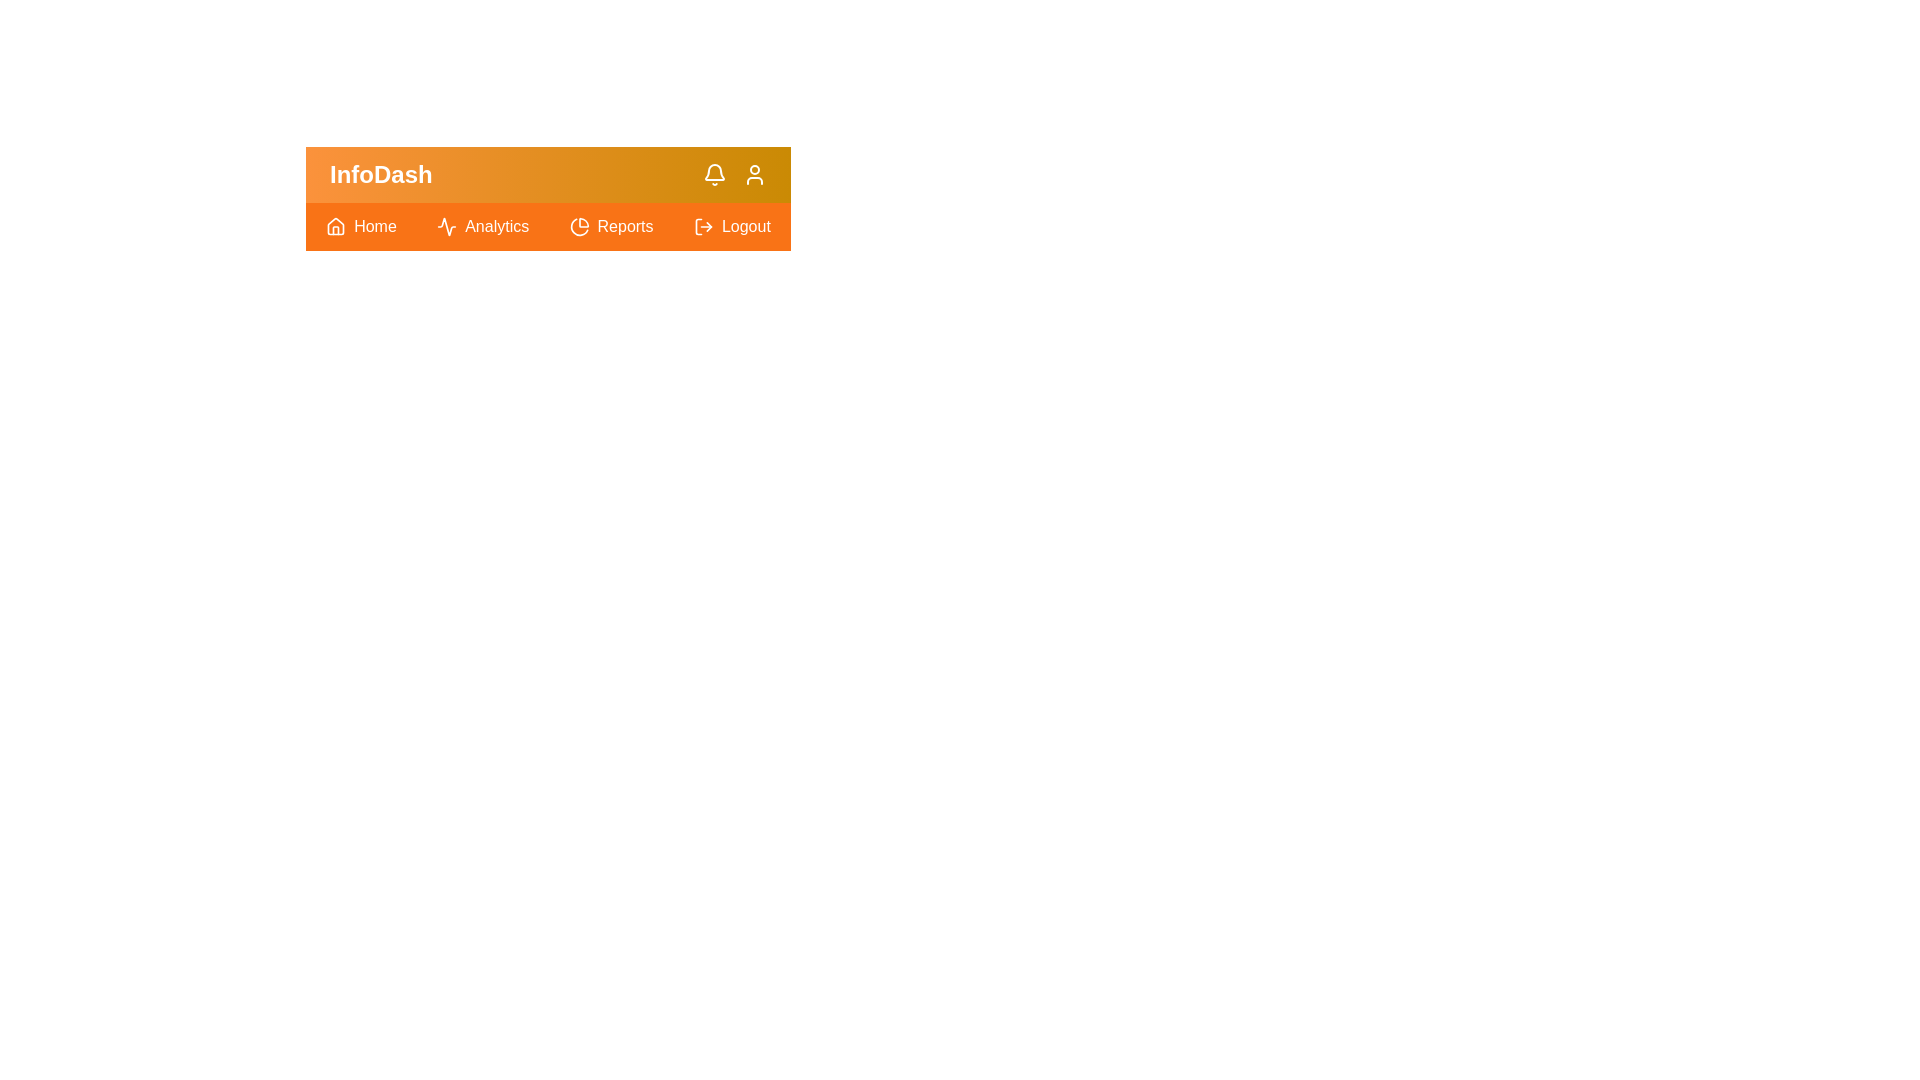  I want to click on the notification icon to view alerts, so click(715, 173).